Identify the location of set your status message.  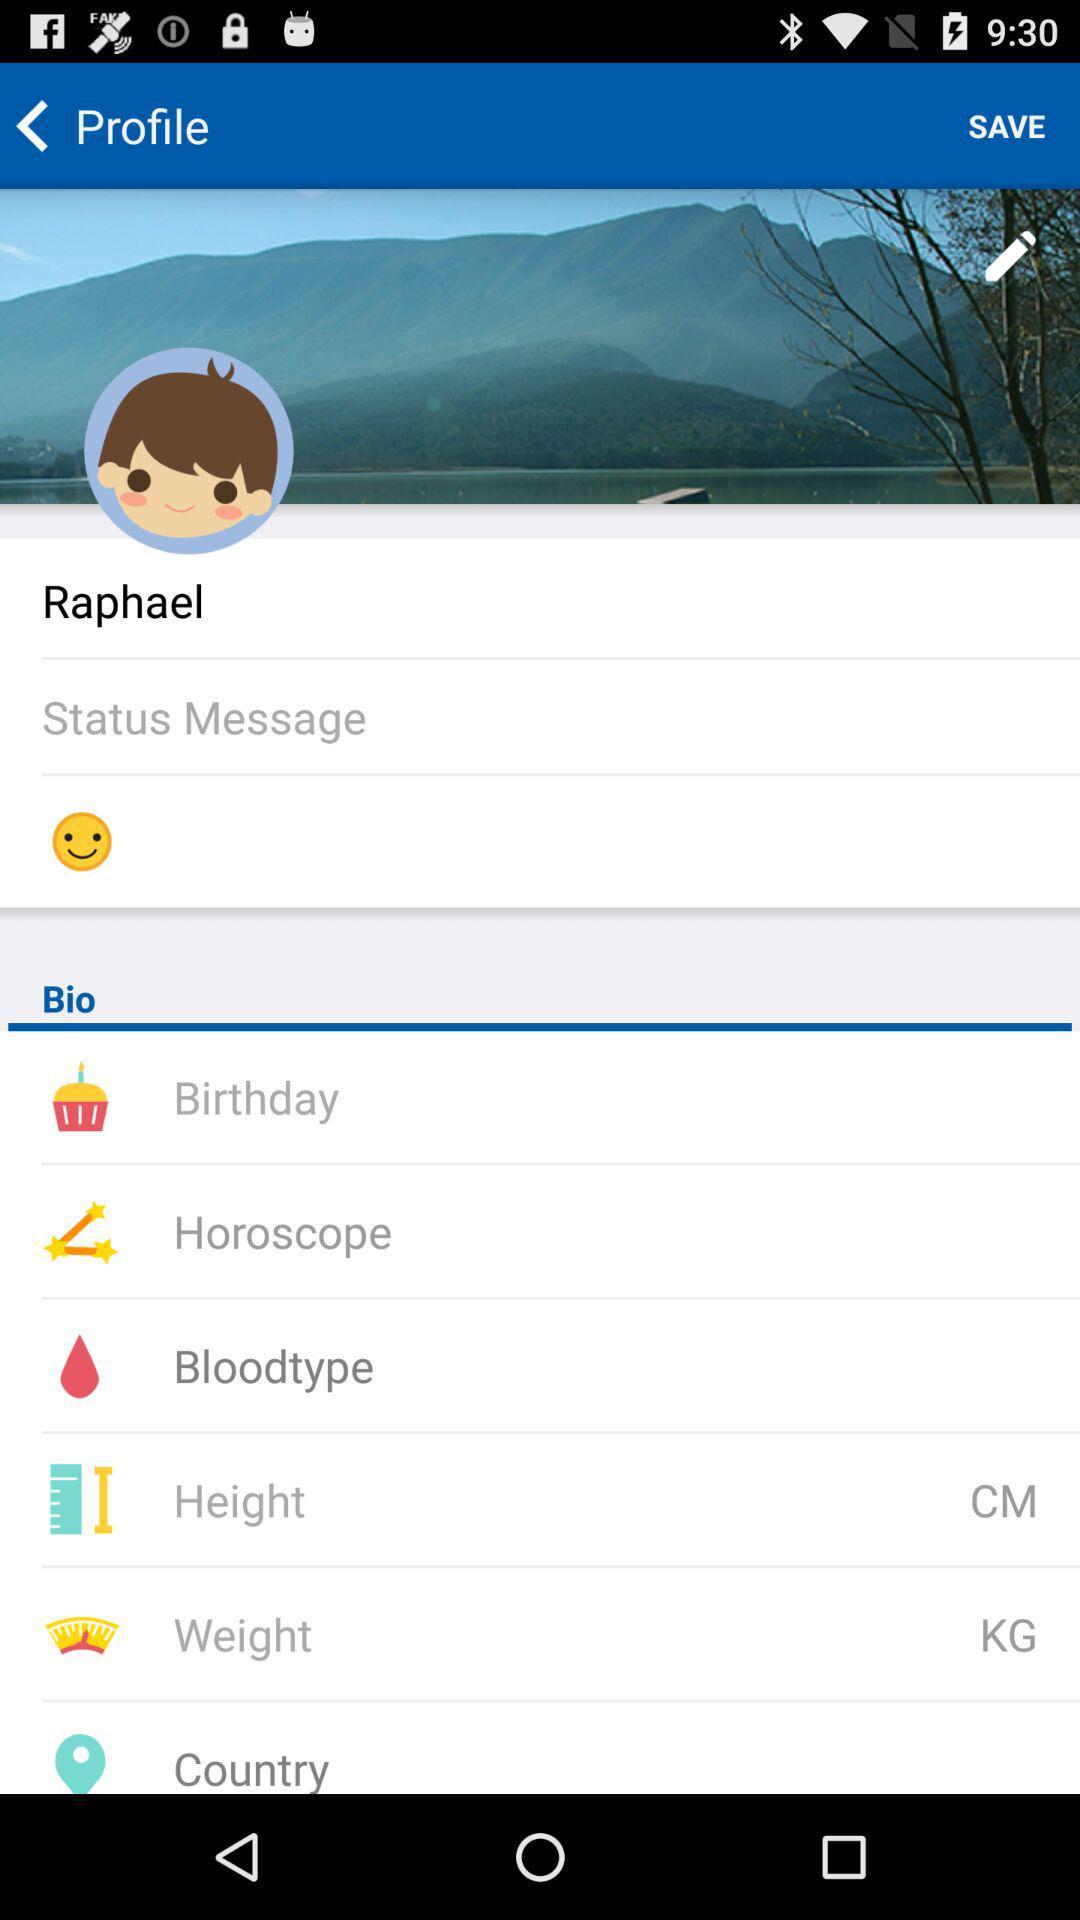
(560, 716).